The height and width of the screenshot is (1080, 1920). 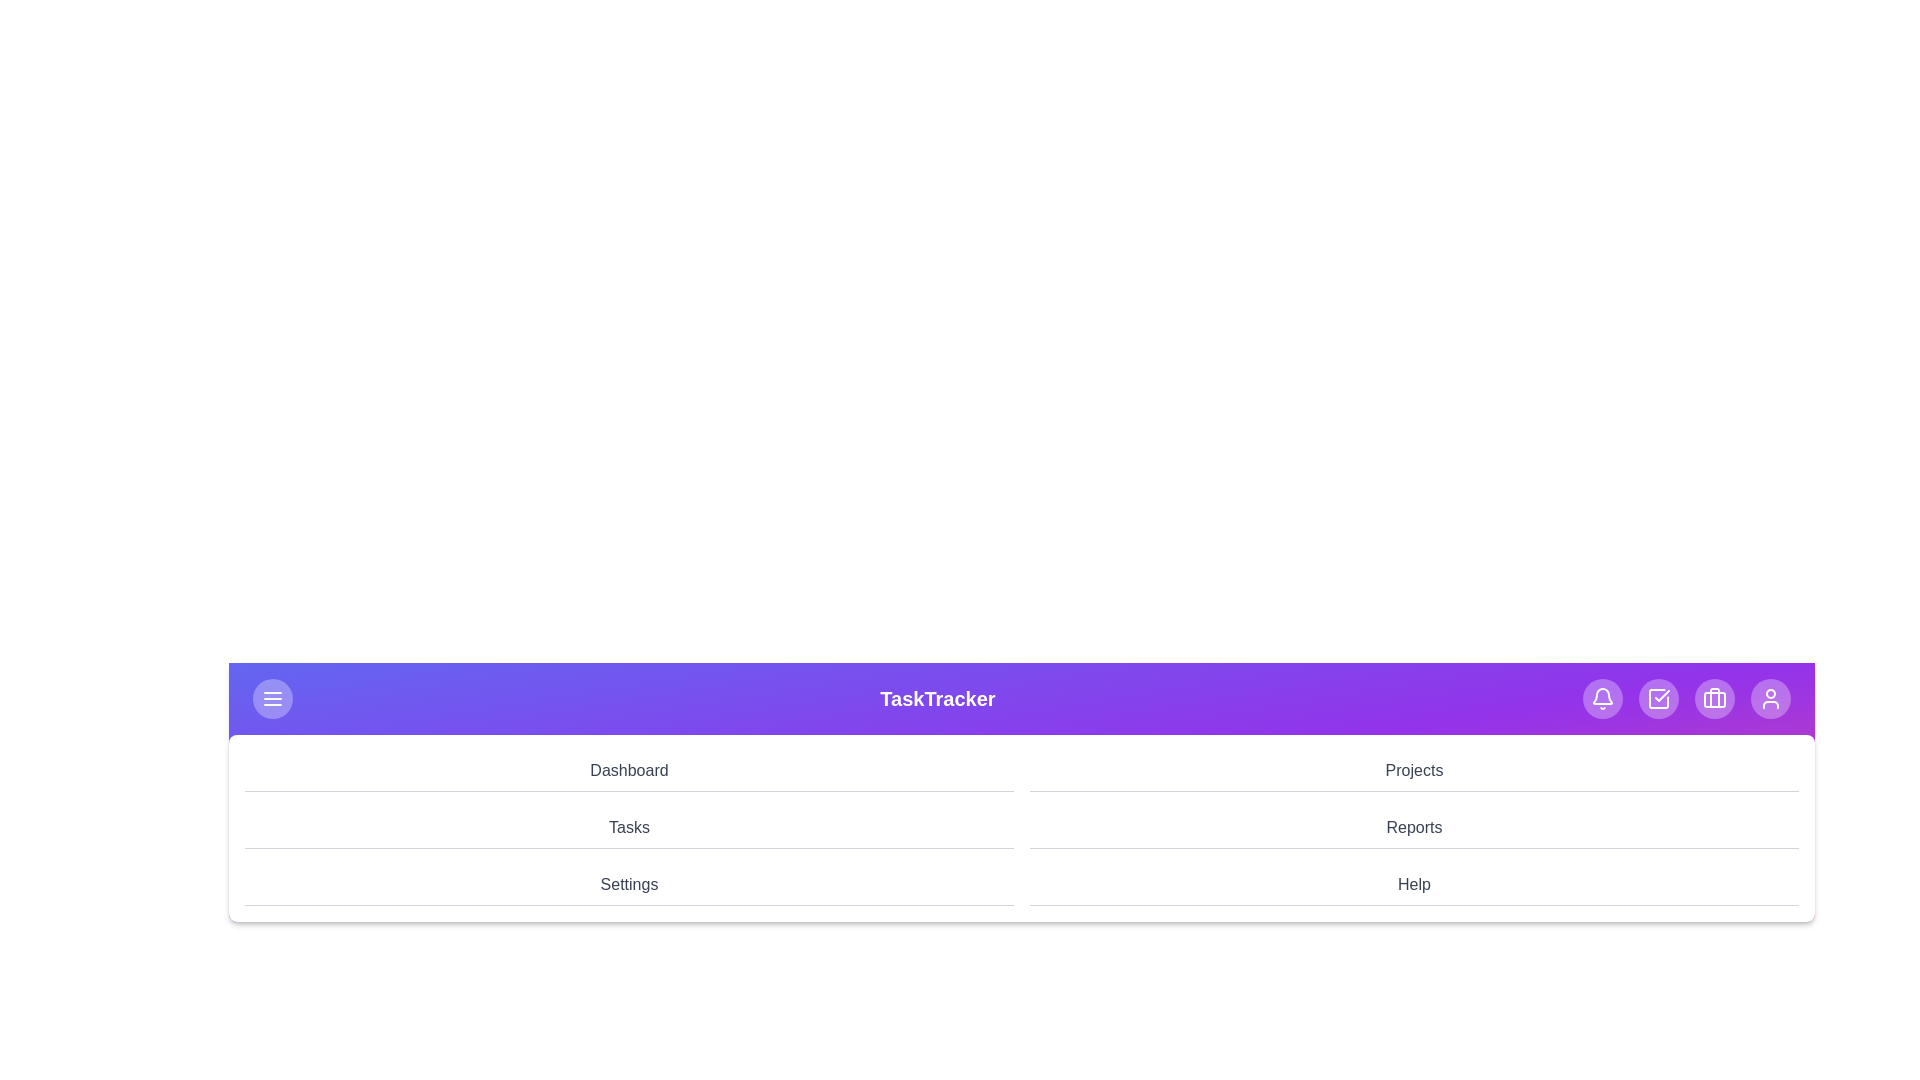 I want to click on the user icon in the app bar, so click(x=1771, y=697).